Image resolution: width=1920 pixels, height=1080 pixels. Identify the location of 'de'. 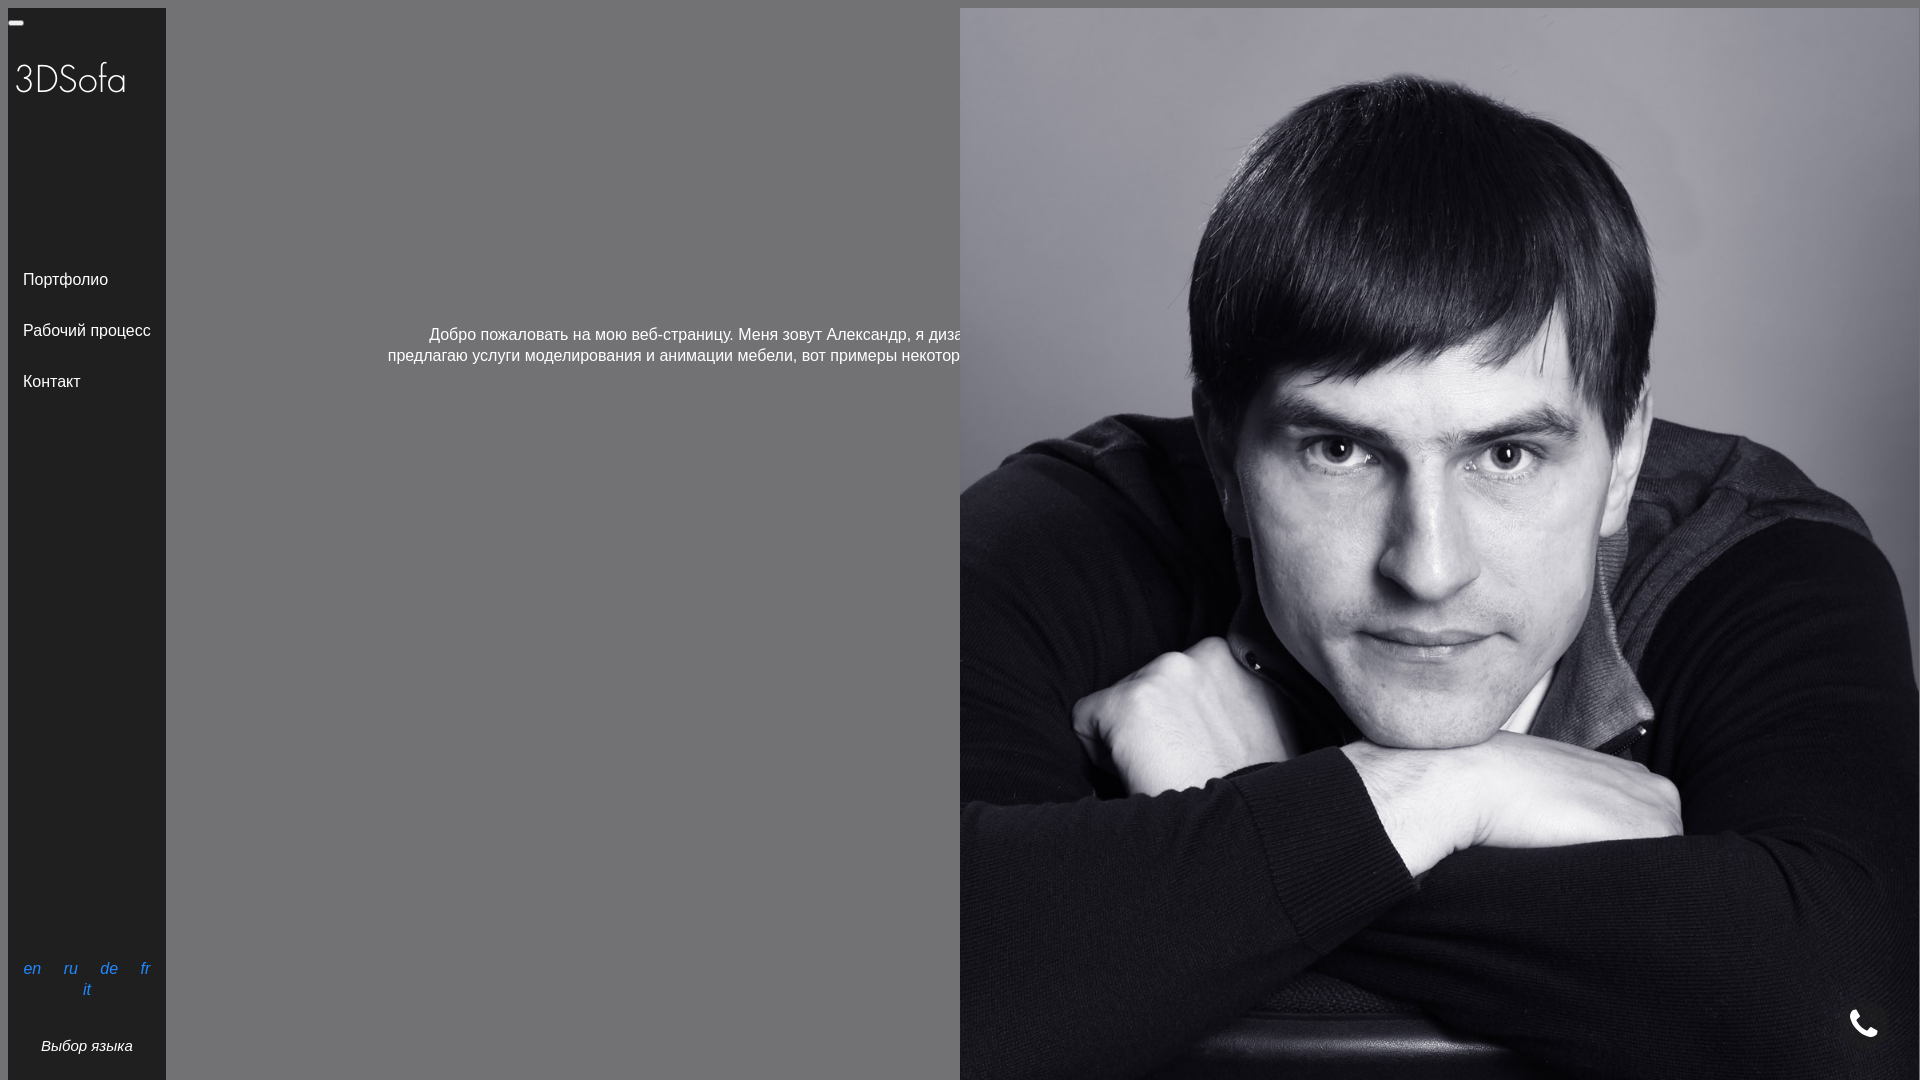
(108, 967).